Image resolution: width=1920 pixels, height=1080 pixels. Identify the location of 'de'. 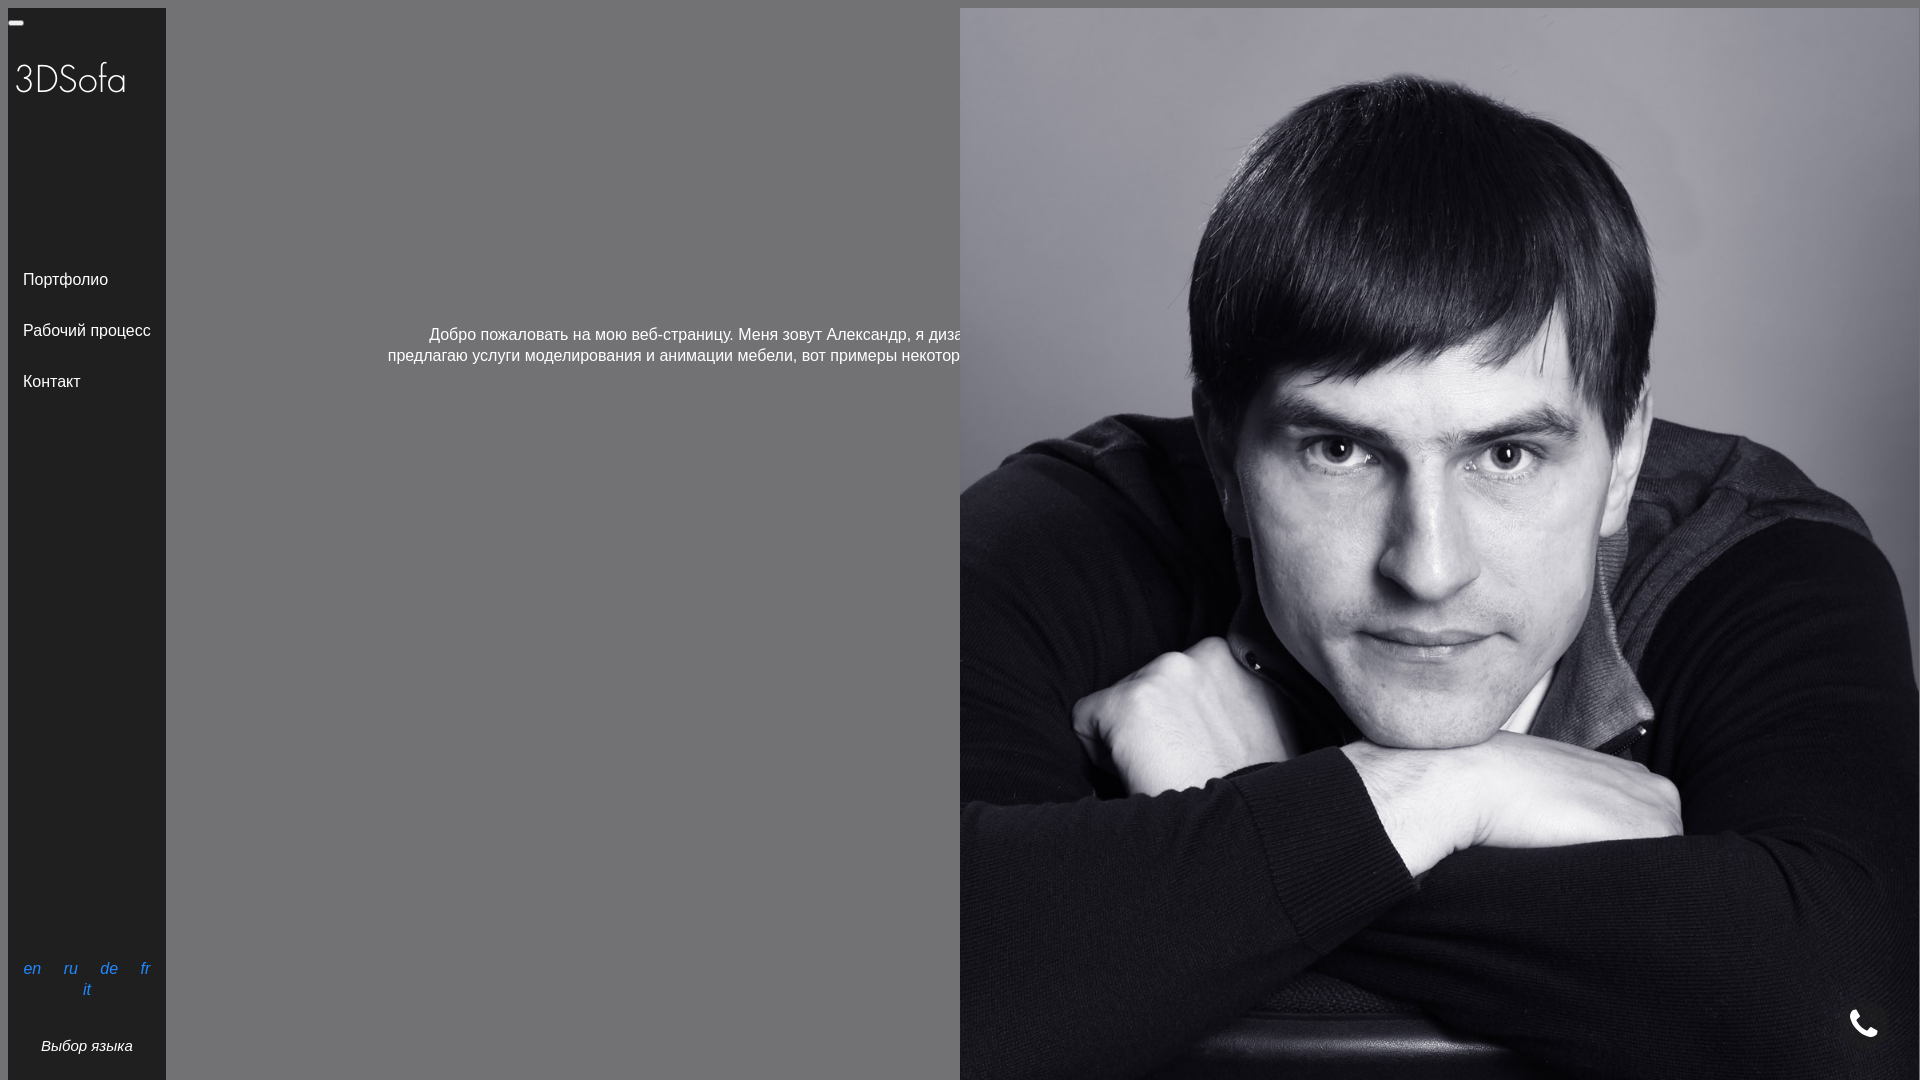
(108, 967).